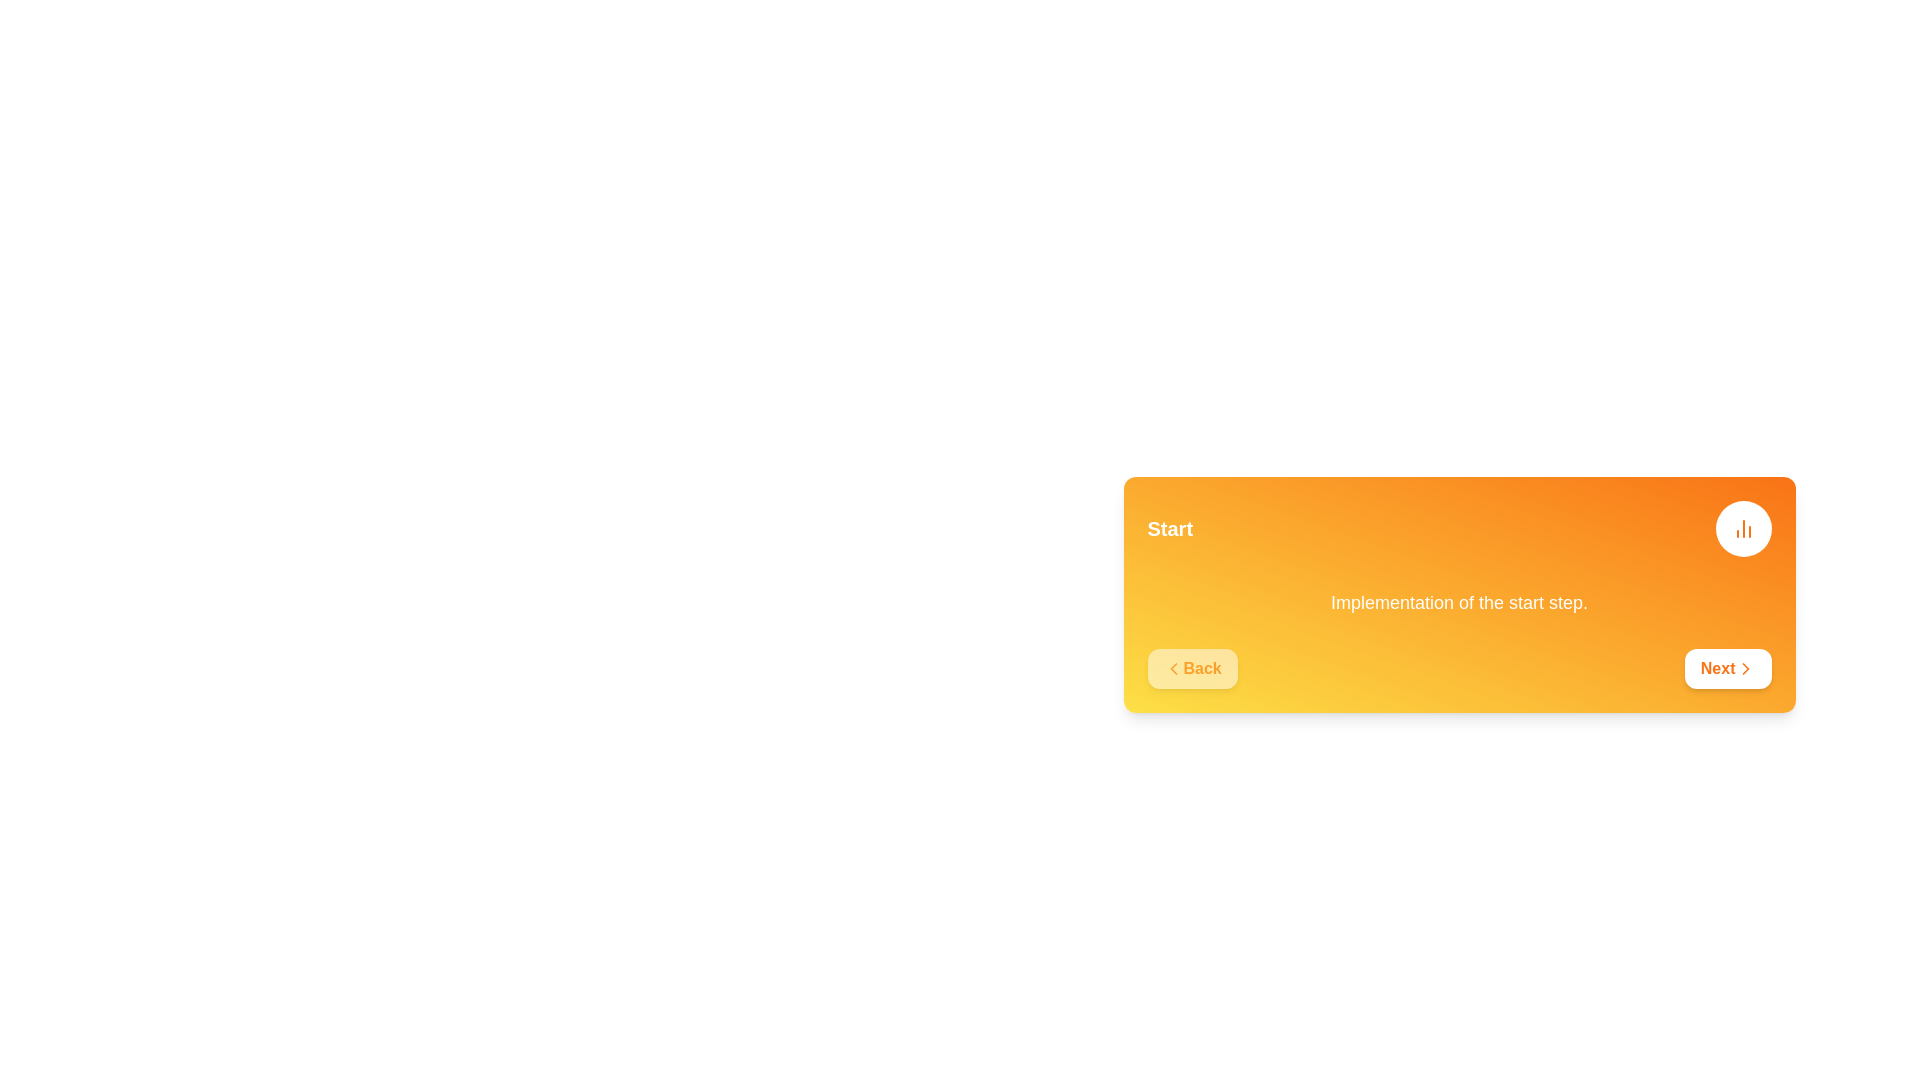  I want to click on text displayed in the centered text block that says 'Implementation of the start step.' which is located within a gradient orange panel, positioned below the title 'Start' and above the navigation buttons 'Back' and 'Next.', so click(1459, 601).